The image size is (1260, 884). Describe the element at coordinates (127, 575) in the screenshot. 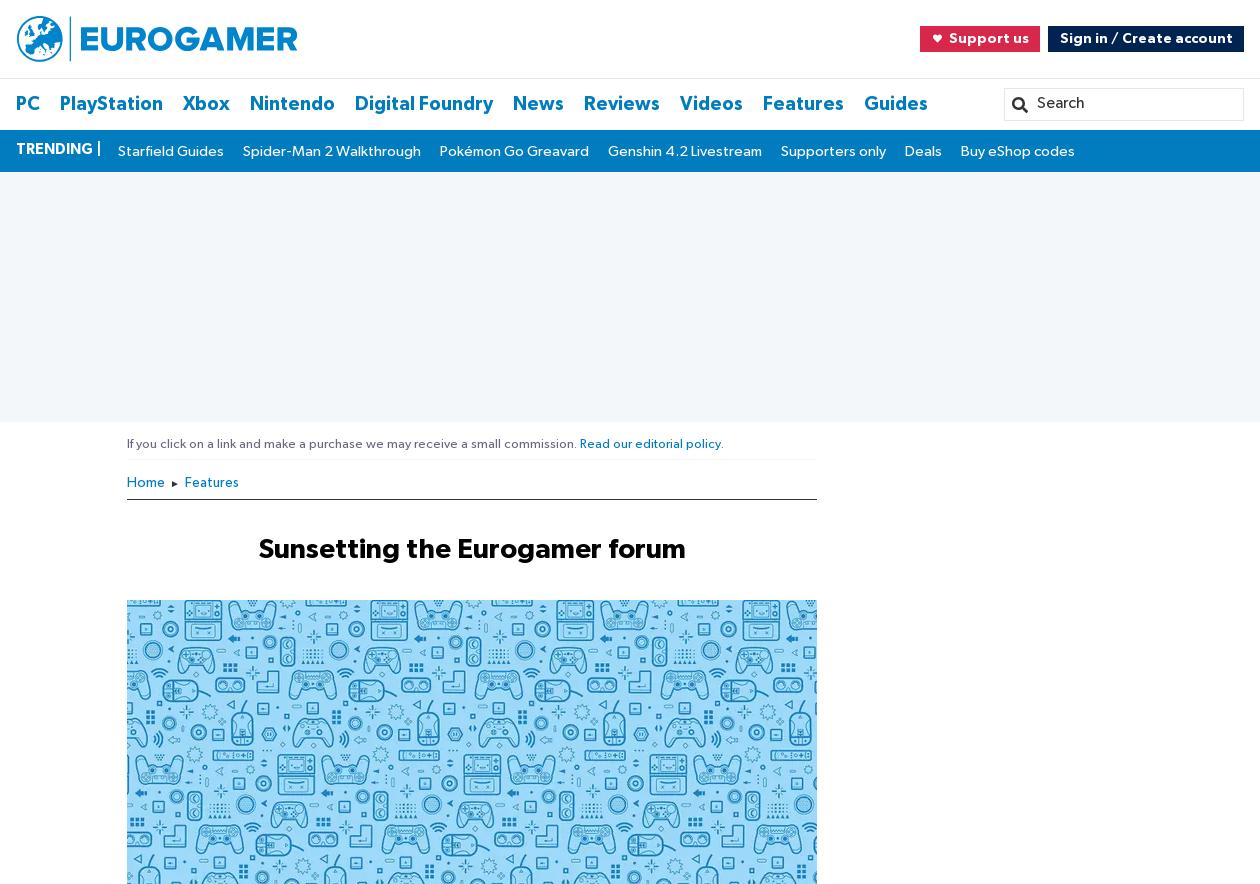

I see `'About the Author'` at that location.